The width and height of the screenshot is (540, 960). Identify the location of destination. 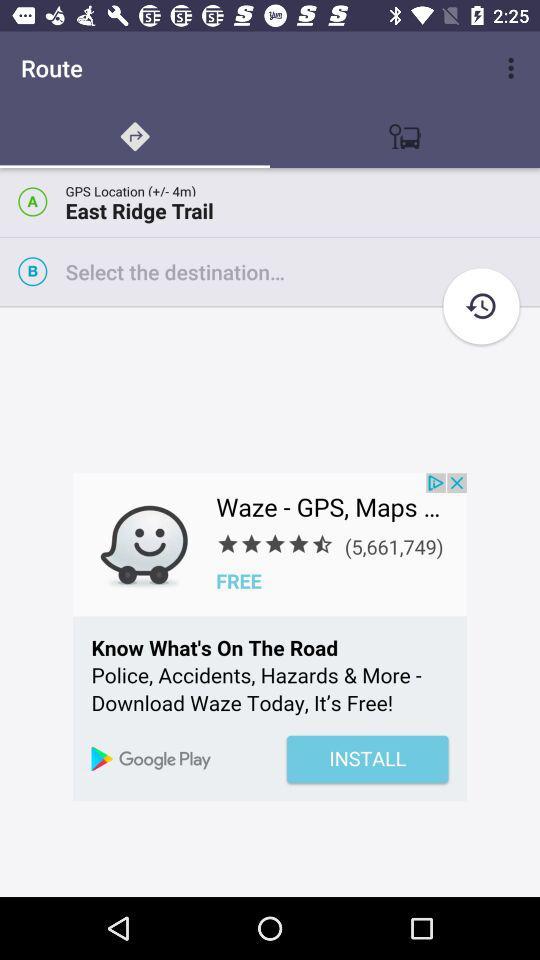
(301, 270).